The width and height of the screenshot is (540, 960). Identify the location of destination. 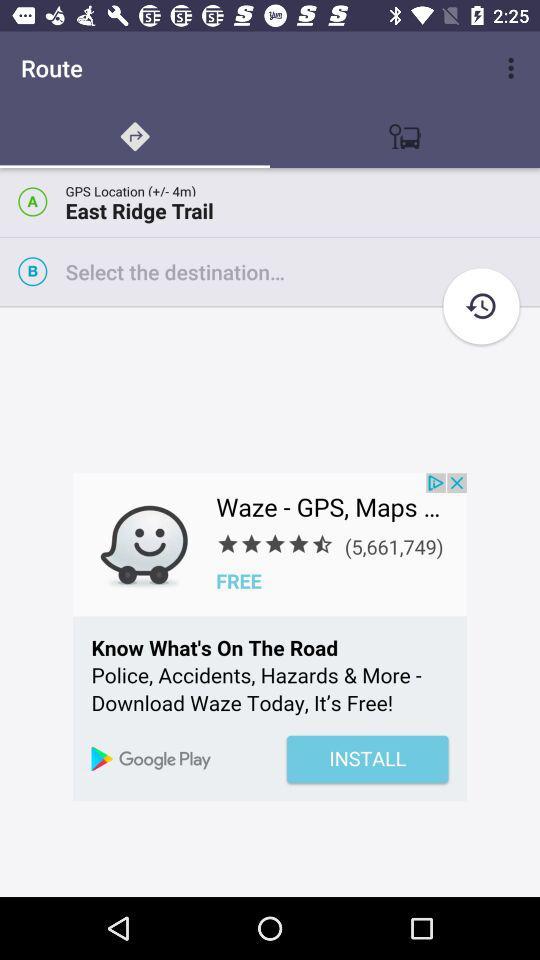
(301, 270).